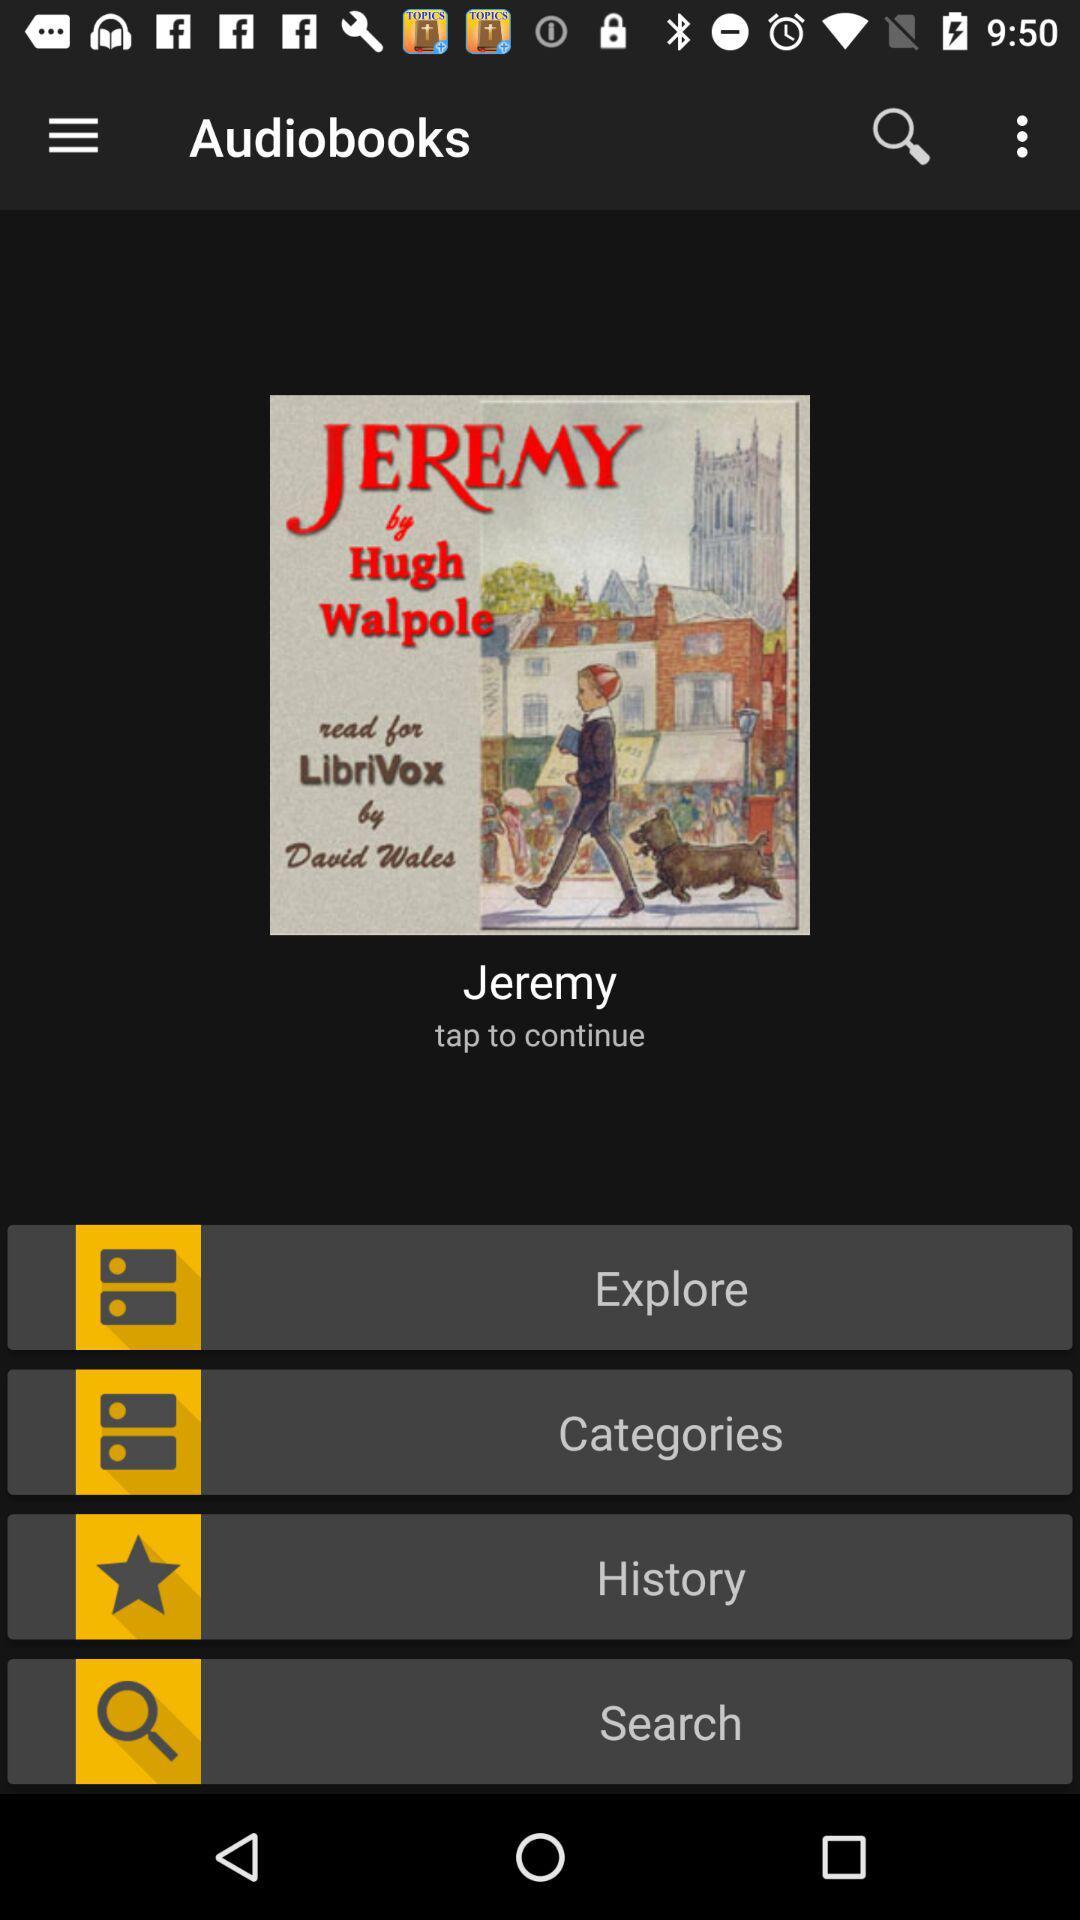  What do you see at coordinates (540, 980) in the screenshot?
I see `the icon above the tap to continue item` at bounding box center [540, 980].